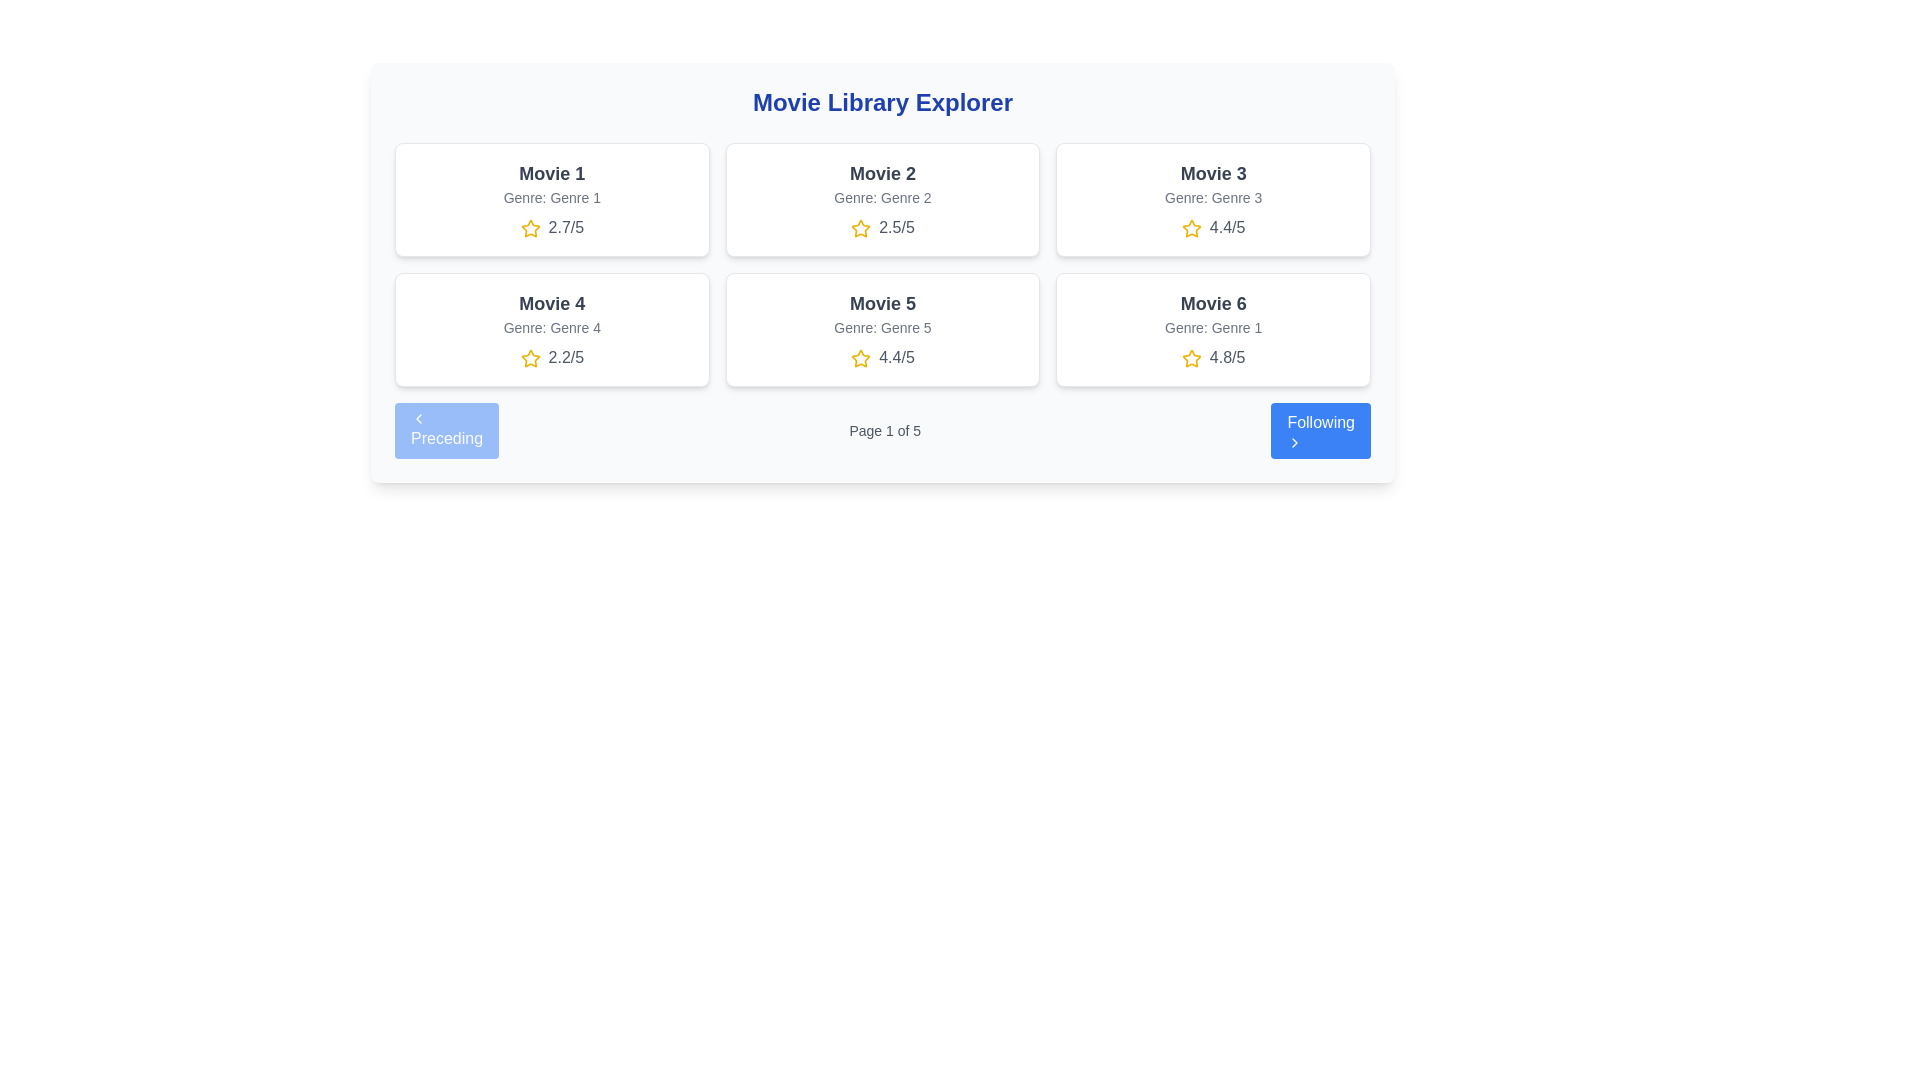  What do you see at coordinates (882, 430) in the screenshot?
I see `the Text indicator displaying the current page number in the pagination interface, which is located between the 'Preceding' and 'Following' navigation buttons` at bounding box center [882, 430].